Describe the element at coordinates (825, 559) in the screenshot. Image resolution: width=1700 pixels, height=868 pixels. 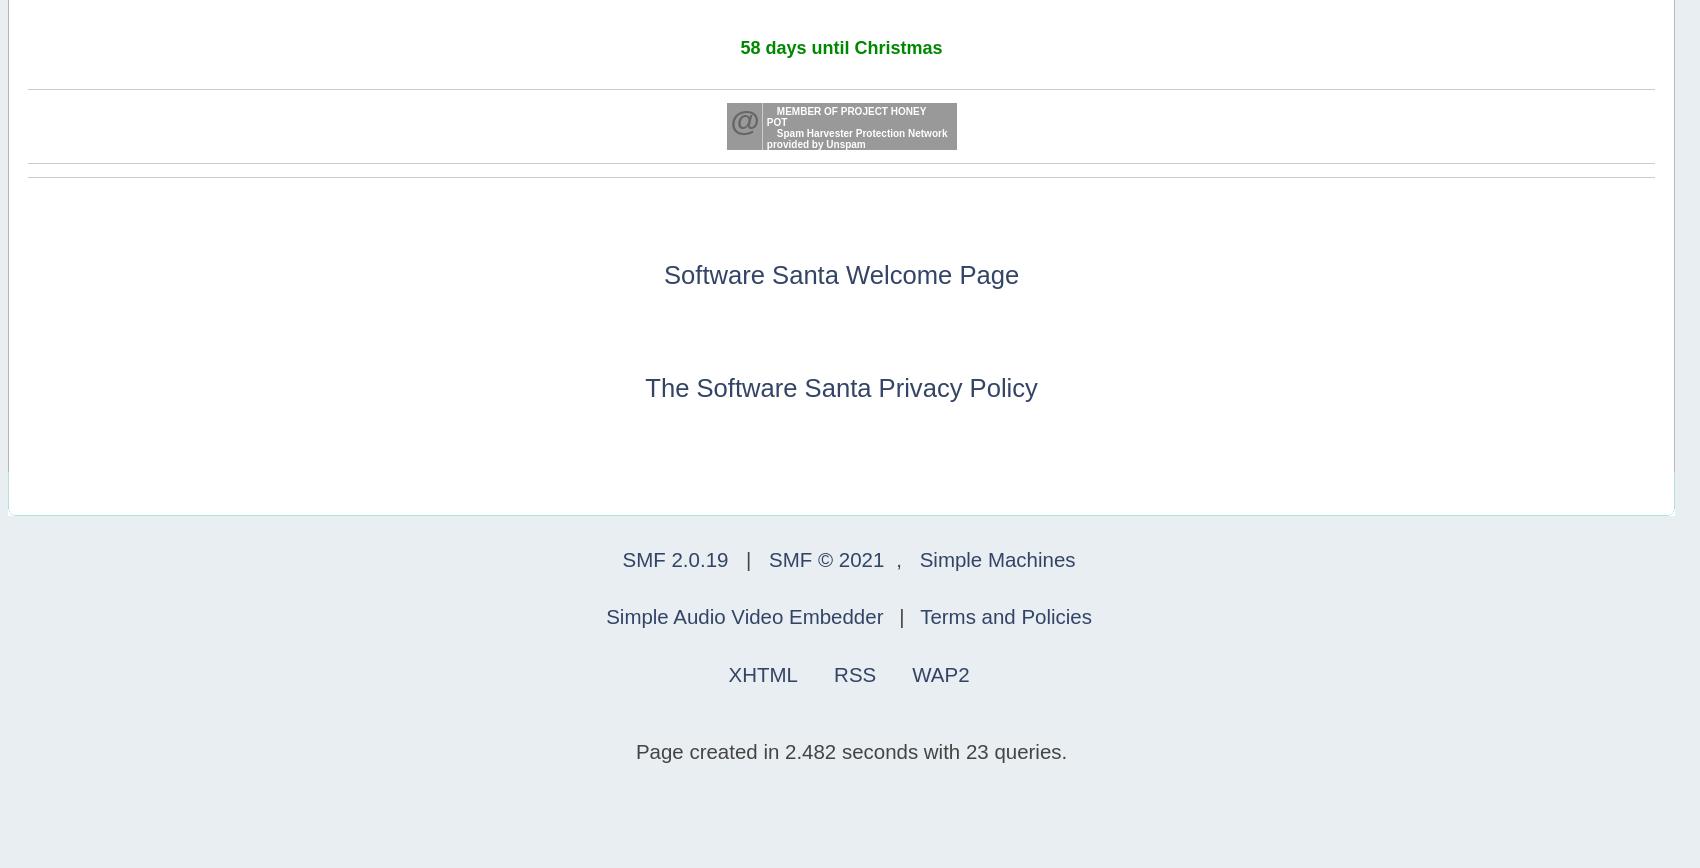
I see `'SMF © 2021'` at that location.